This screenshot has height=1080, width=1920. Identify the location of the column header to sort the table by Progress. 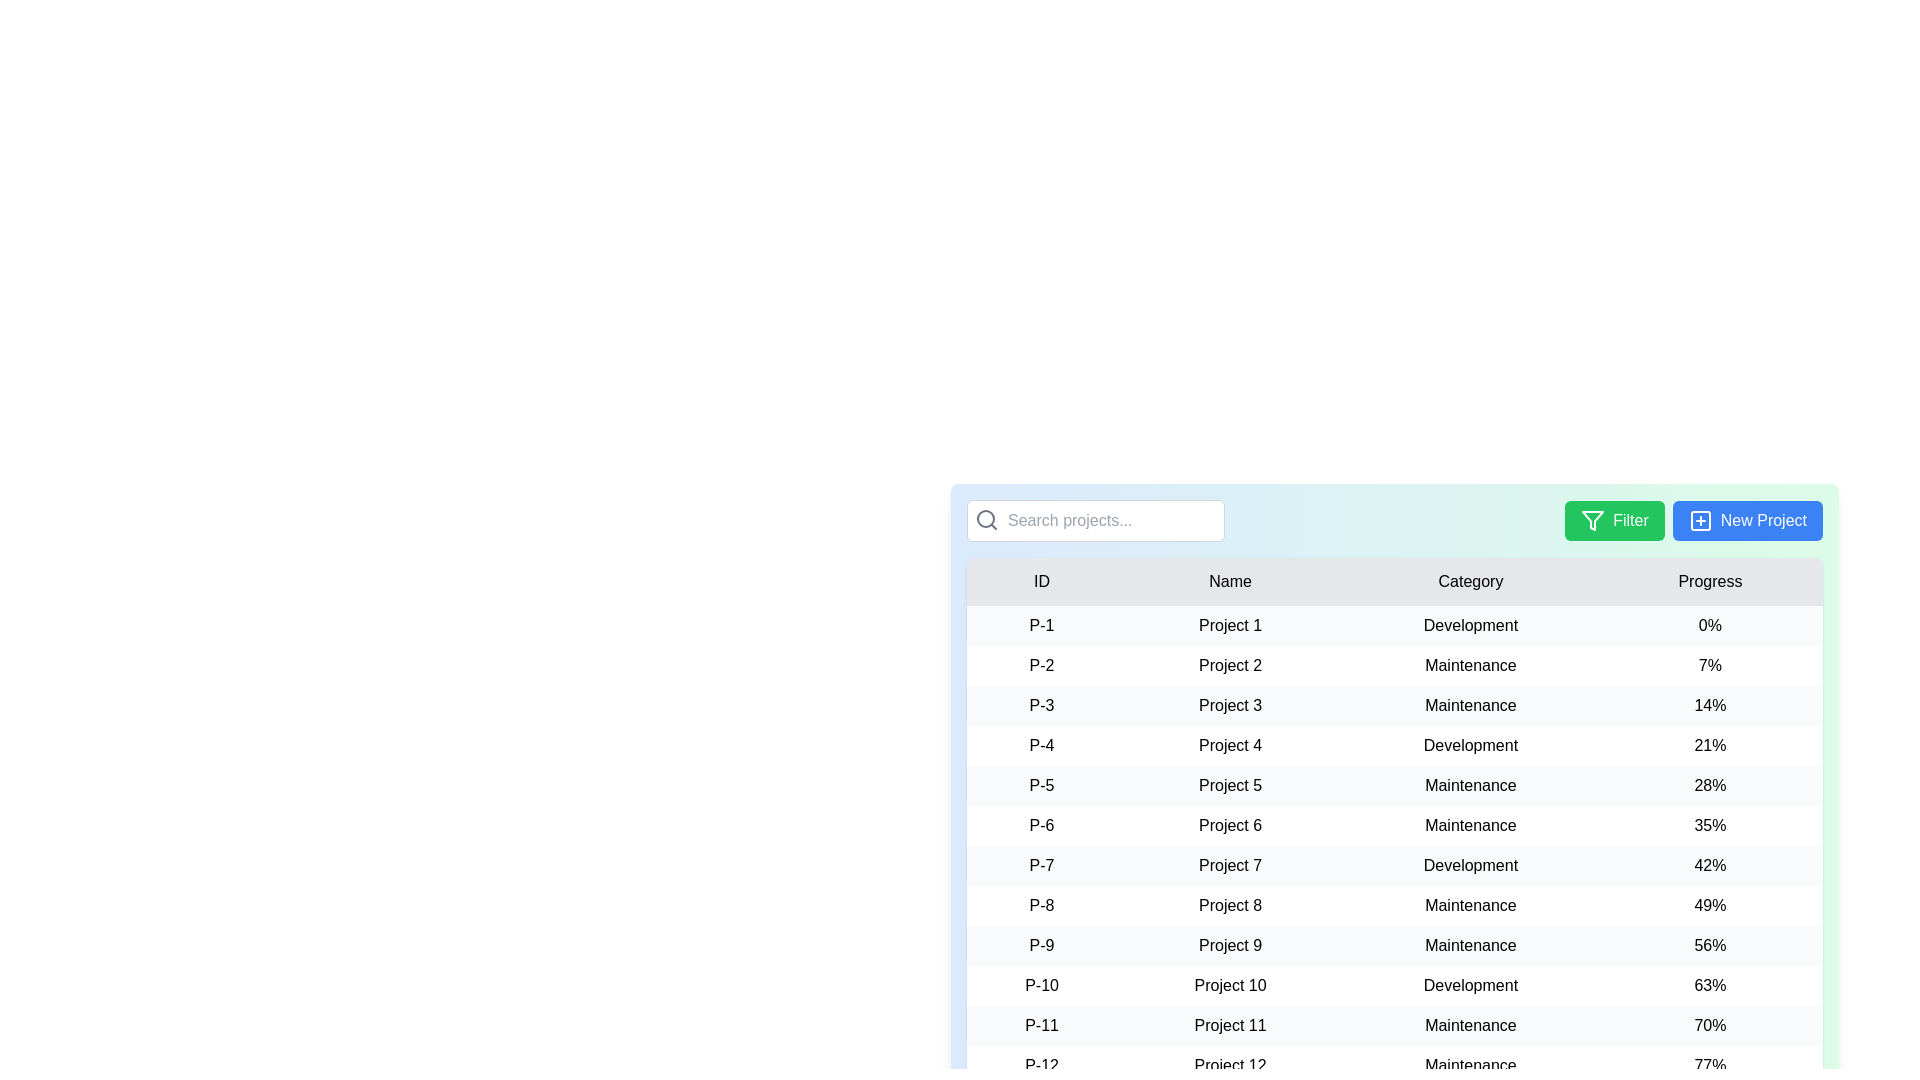
(1708, 582).